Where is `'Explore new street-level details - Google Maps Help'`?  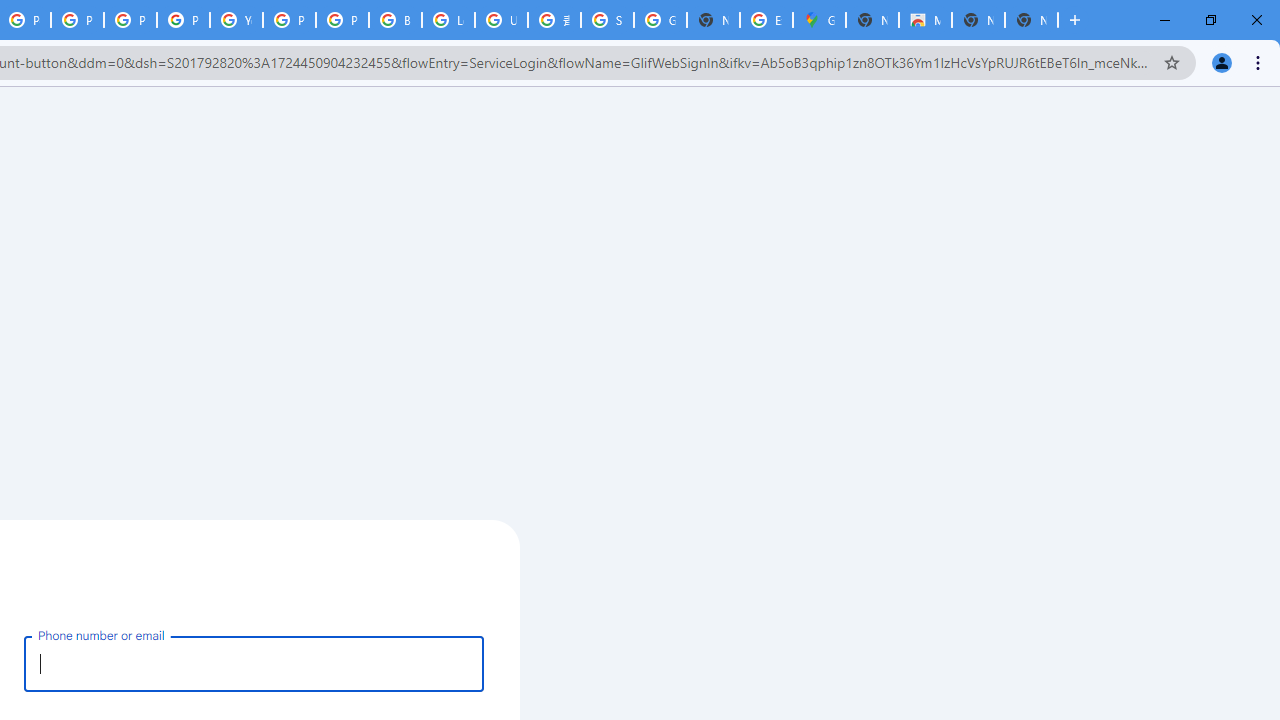 'Explore new street-level details - Google Maps Help' is located at coordinates (765, 20).